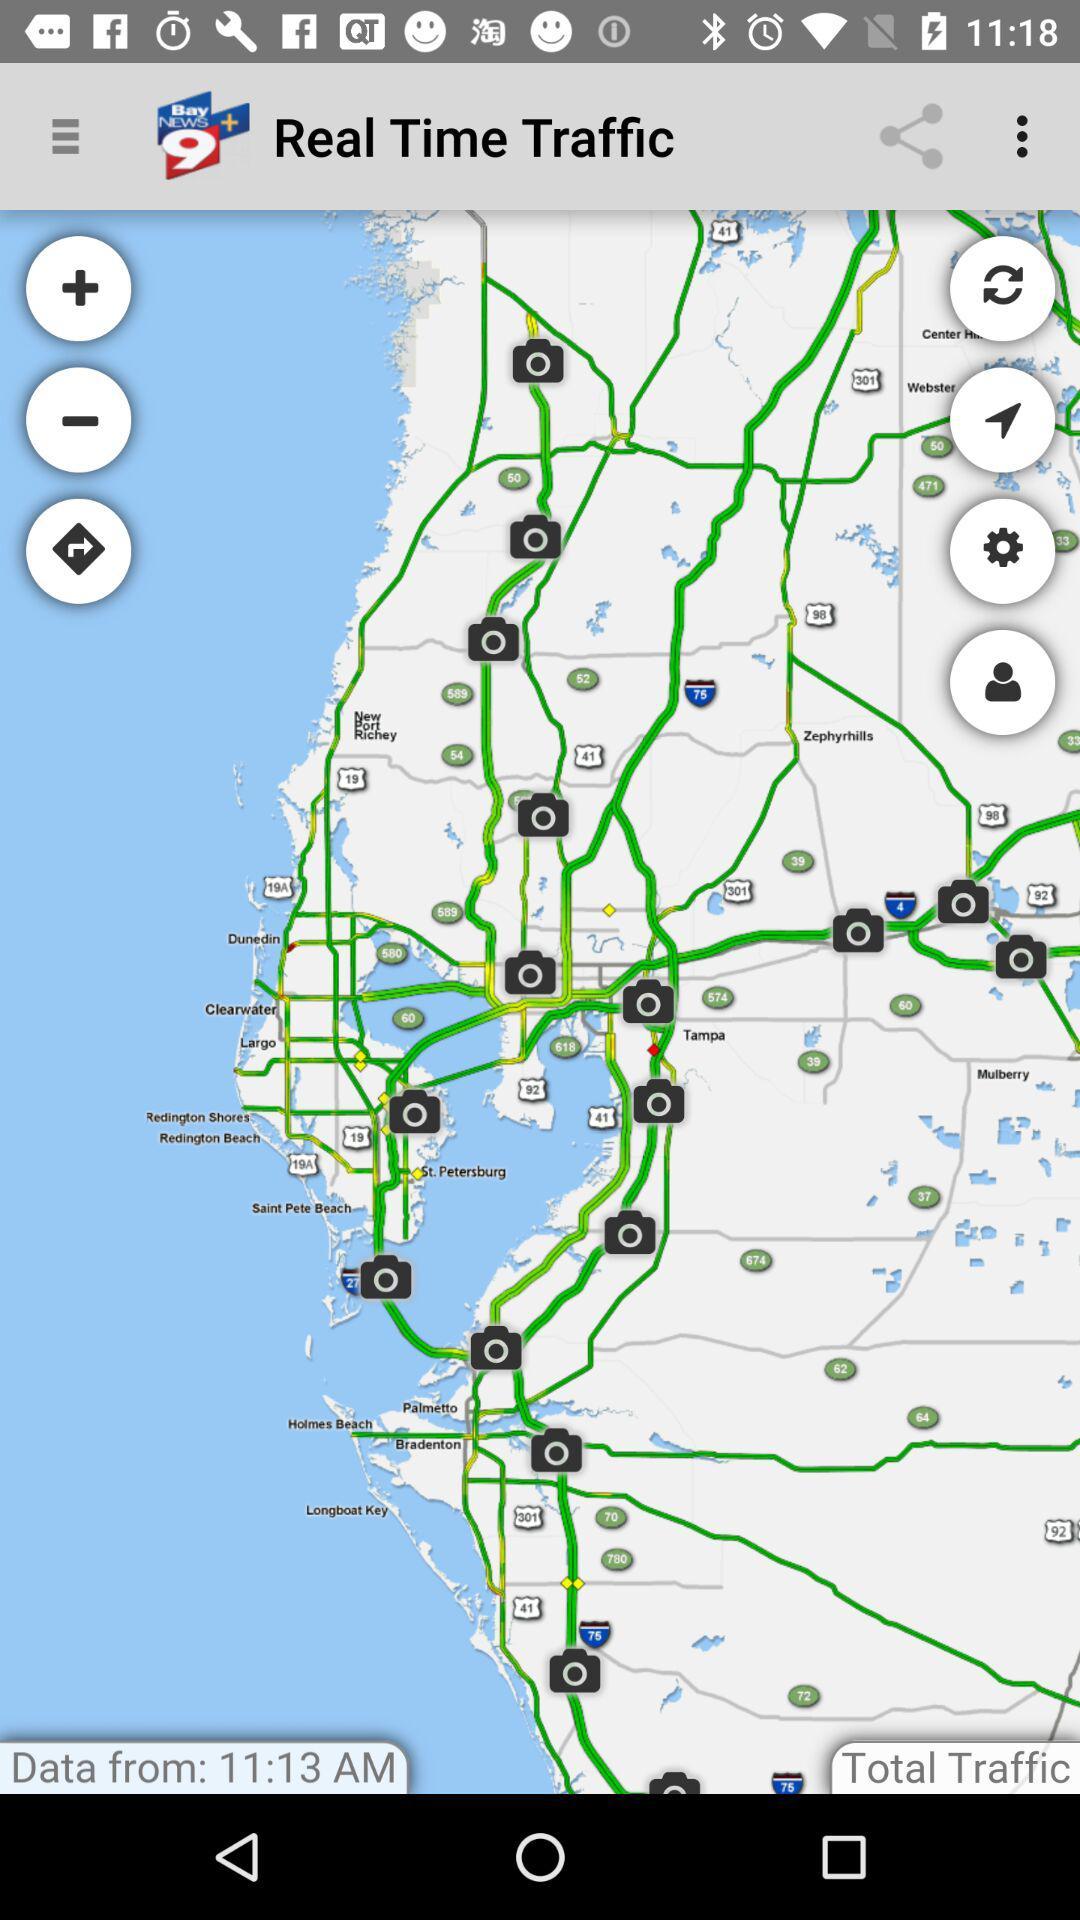  Describe the element at coordinates (540, 1002) in the screenshot. I see `map` at that location.